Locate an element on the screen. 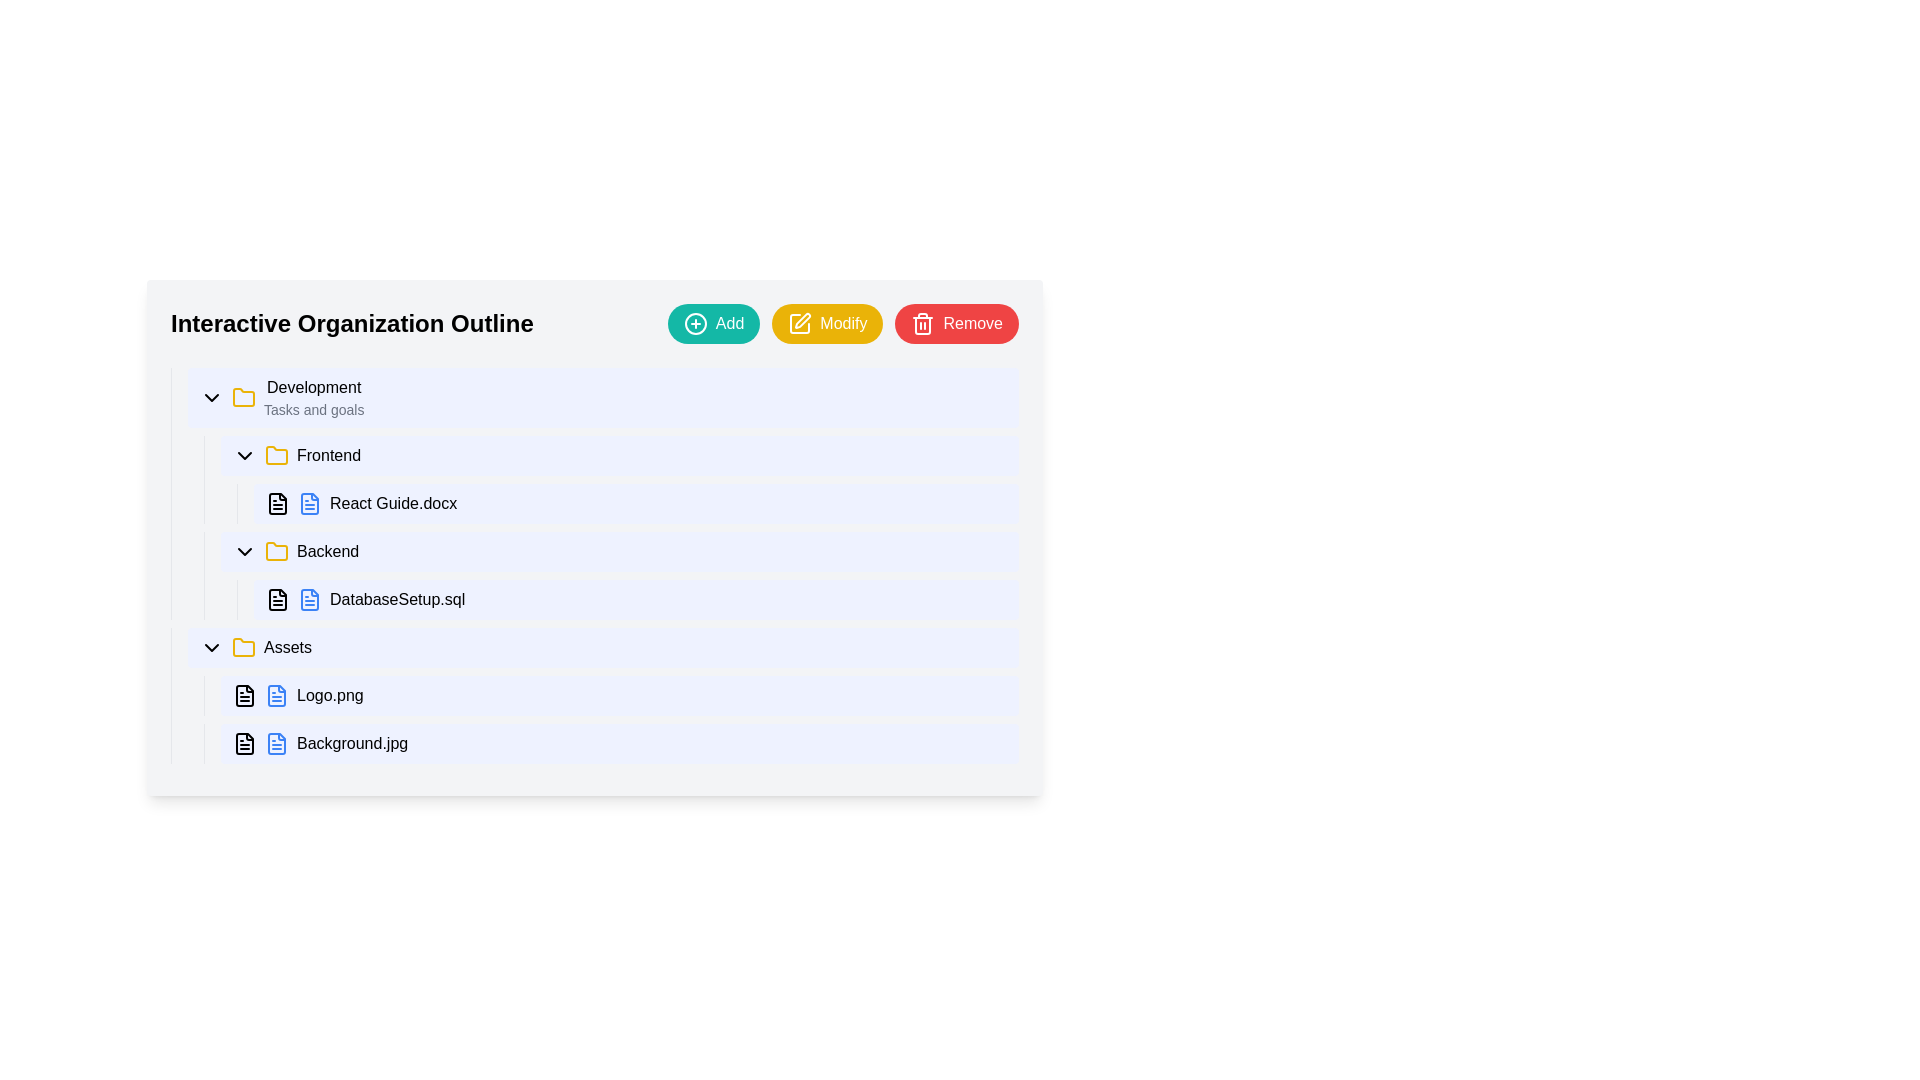 This screenshot has height=1080, width=1920. the file type icon located in the 'Backend' section under the 'Development' category, which is the first icon to the left of 'DatabaseSetup.sql' is located at coordinates (277, 599).